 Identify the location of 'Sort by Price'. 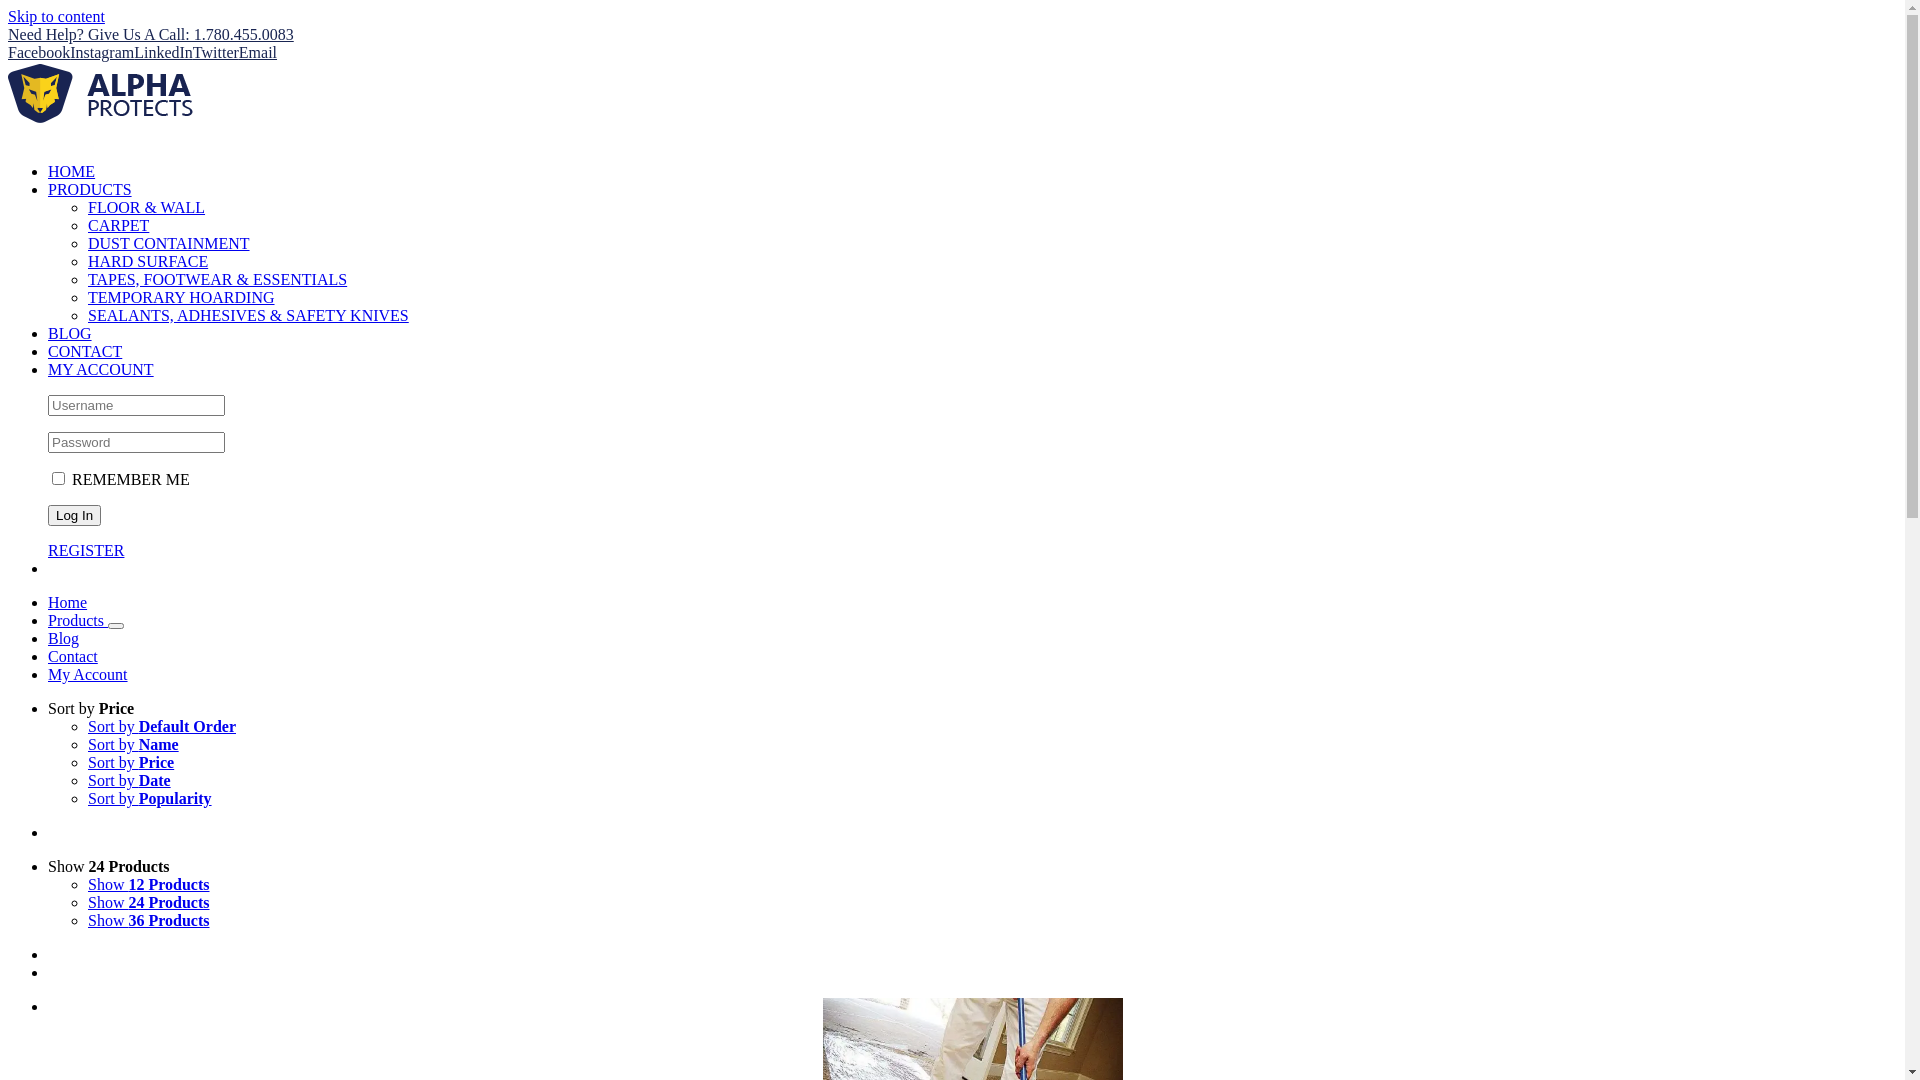
(90, 707).